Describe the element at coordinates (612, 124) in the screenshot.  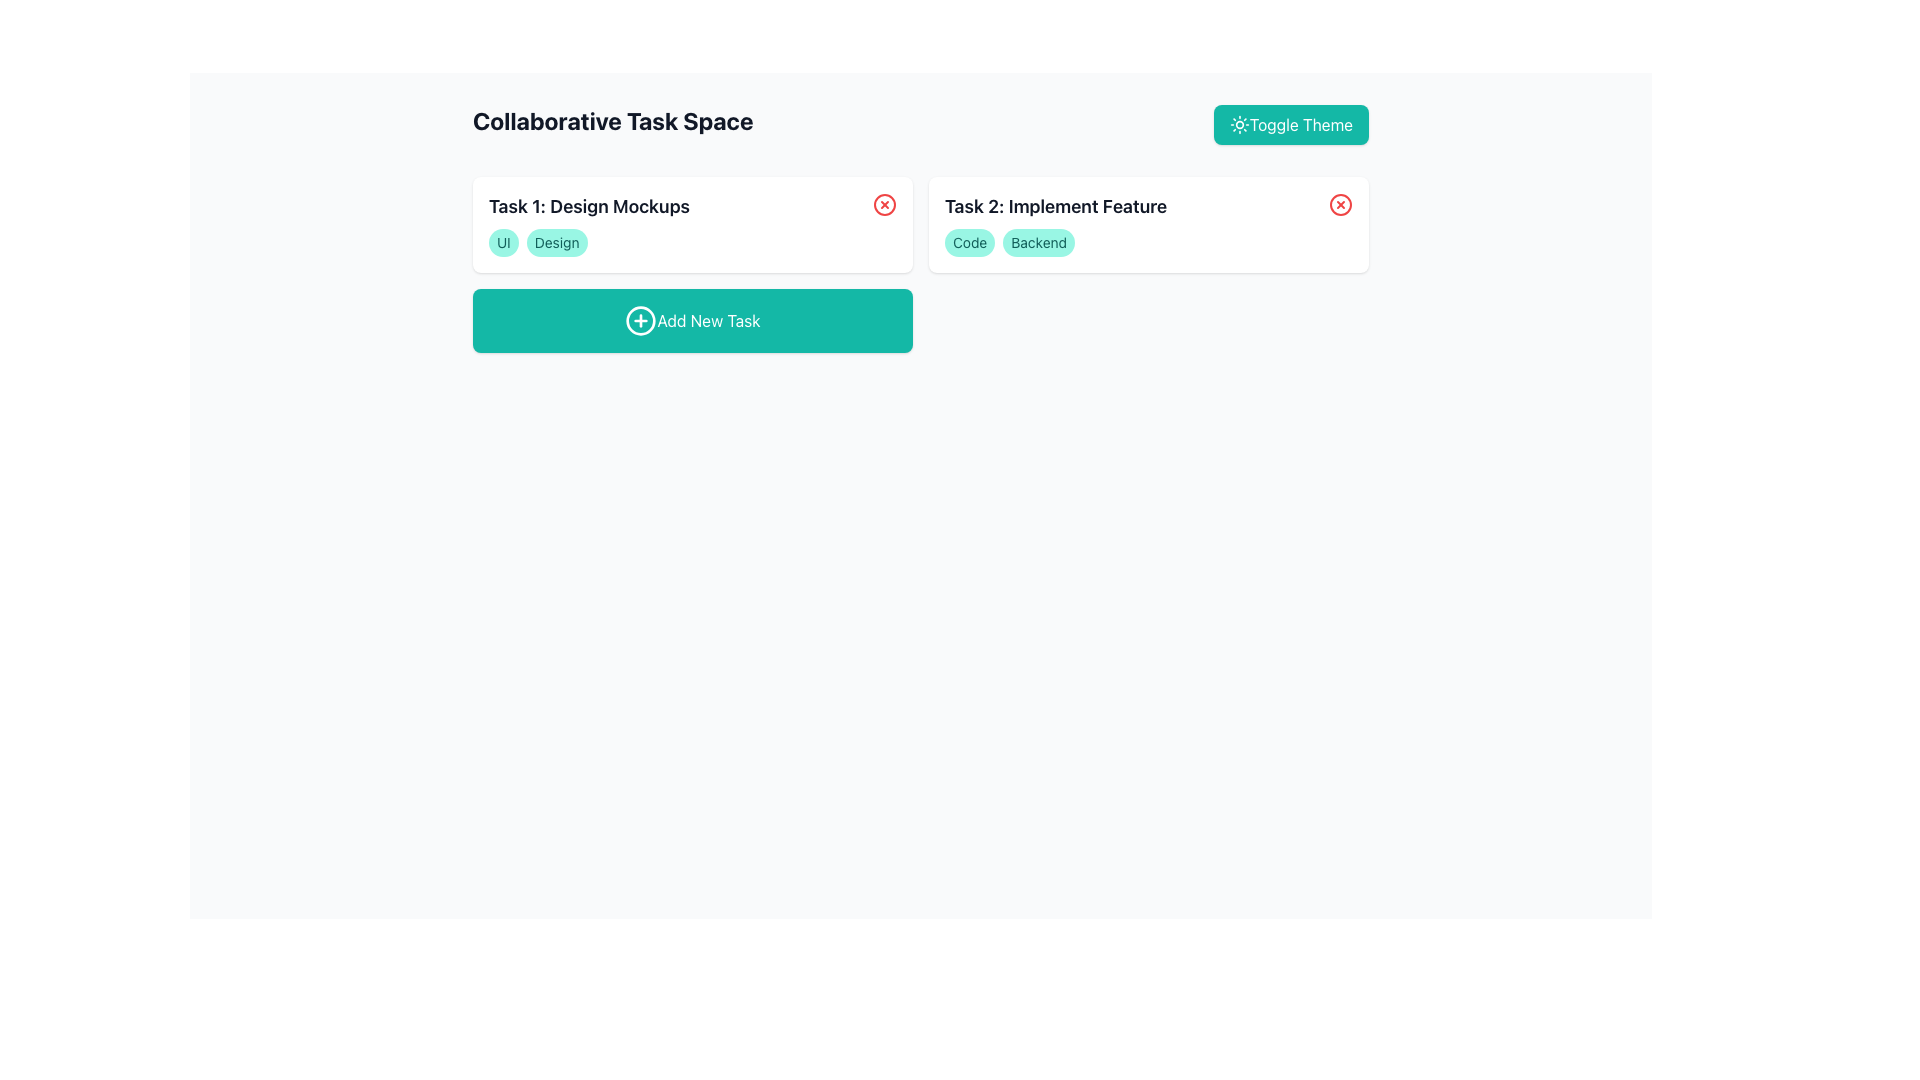
I see `the Header text element, which serves as the title header indicating the main subject or section of the application` at that location.